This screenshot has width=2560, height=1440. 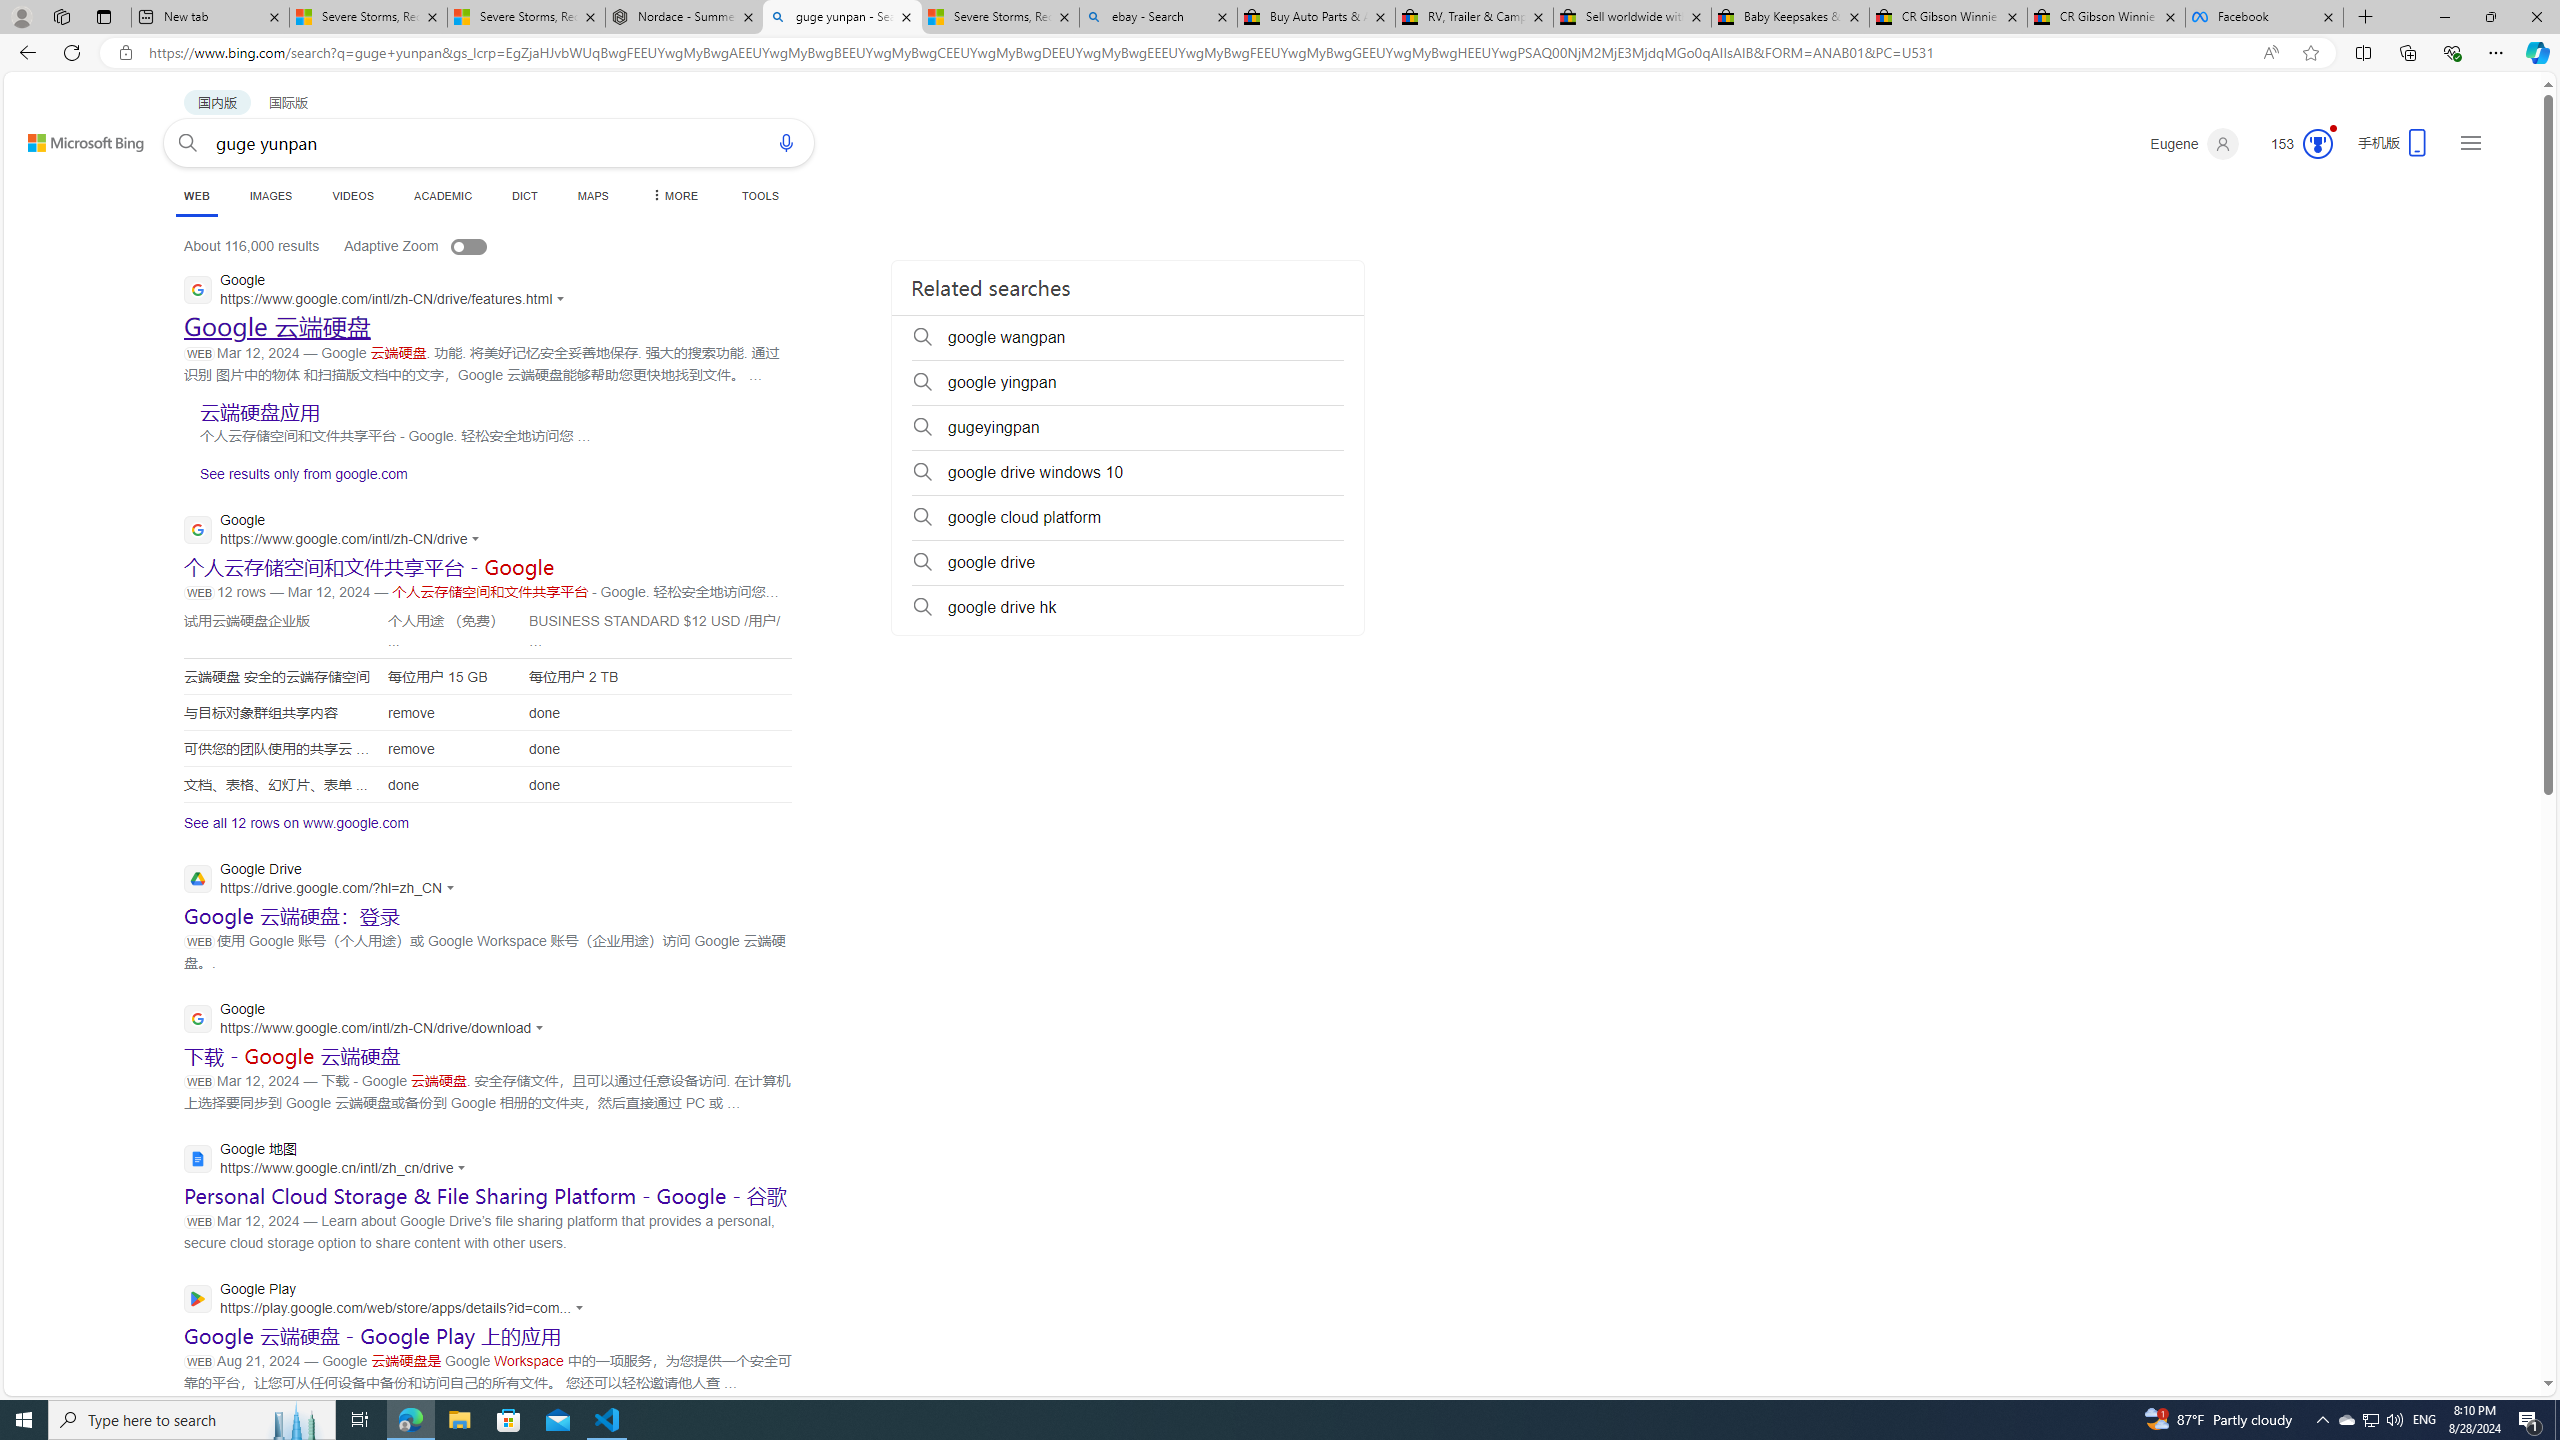 What do you see at coordinates (2443, 16) in the screenshot?
I see `'Minimize'` at bounding box center [2443, 16].